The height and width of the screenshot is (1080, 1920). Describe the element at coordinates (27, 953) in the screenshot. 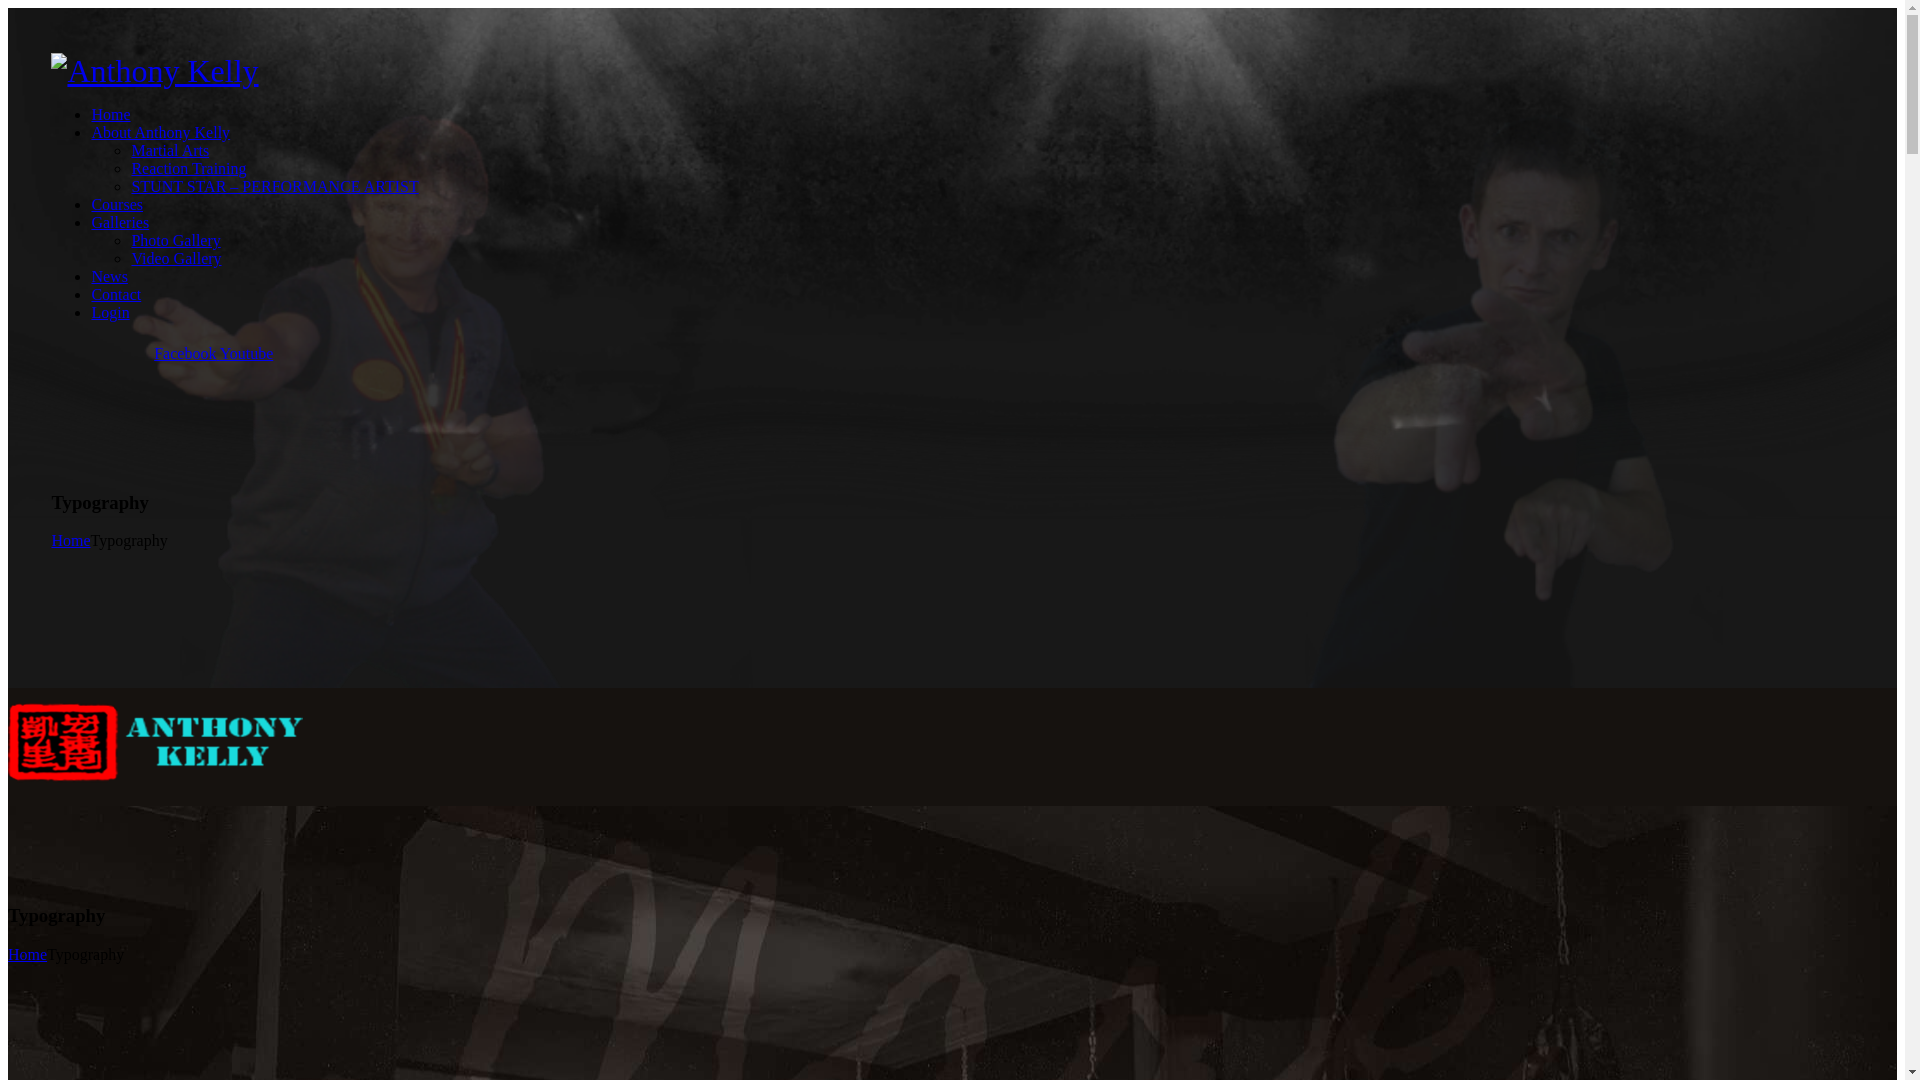

I see `'Home'` at that location.